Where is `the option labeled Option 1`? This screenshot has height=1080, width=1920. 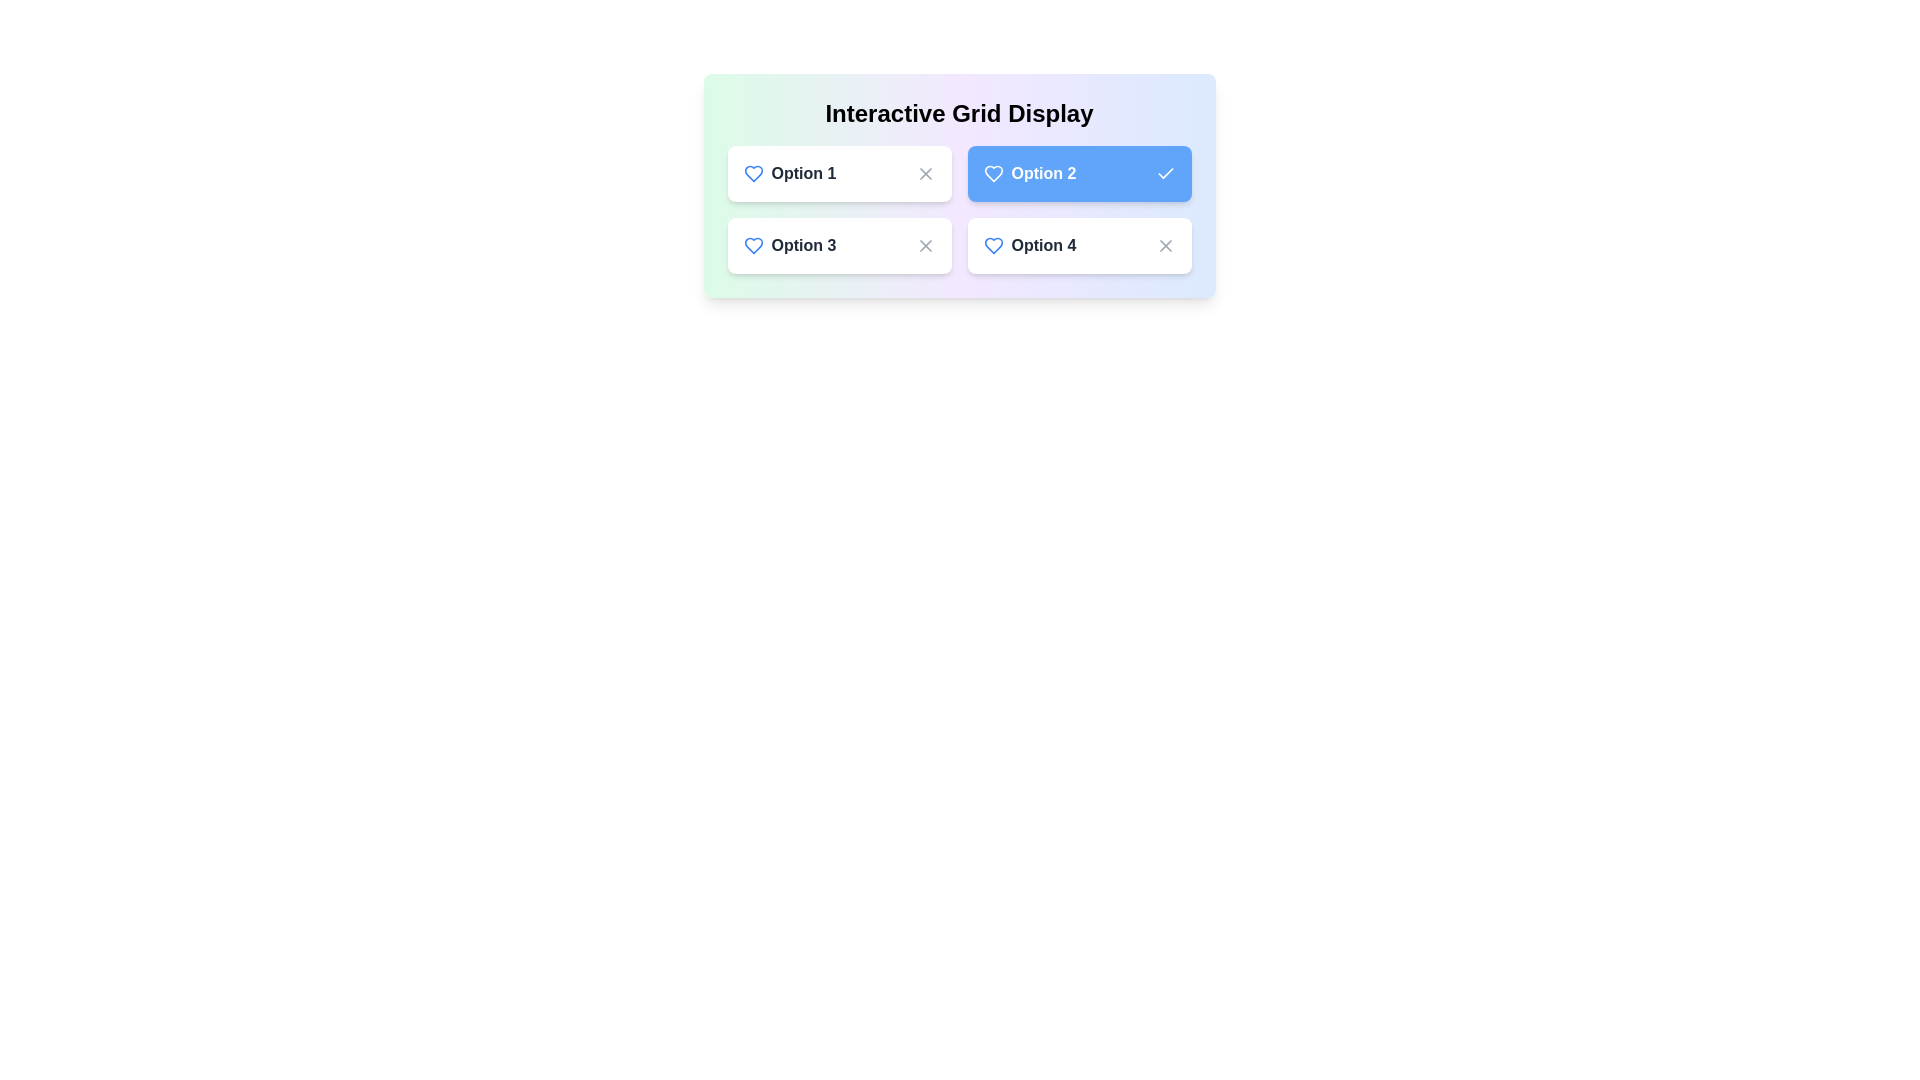
the option labeled Option 1 is located at coordinates (839, 172).